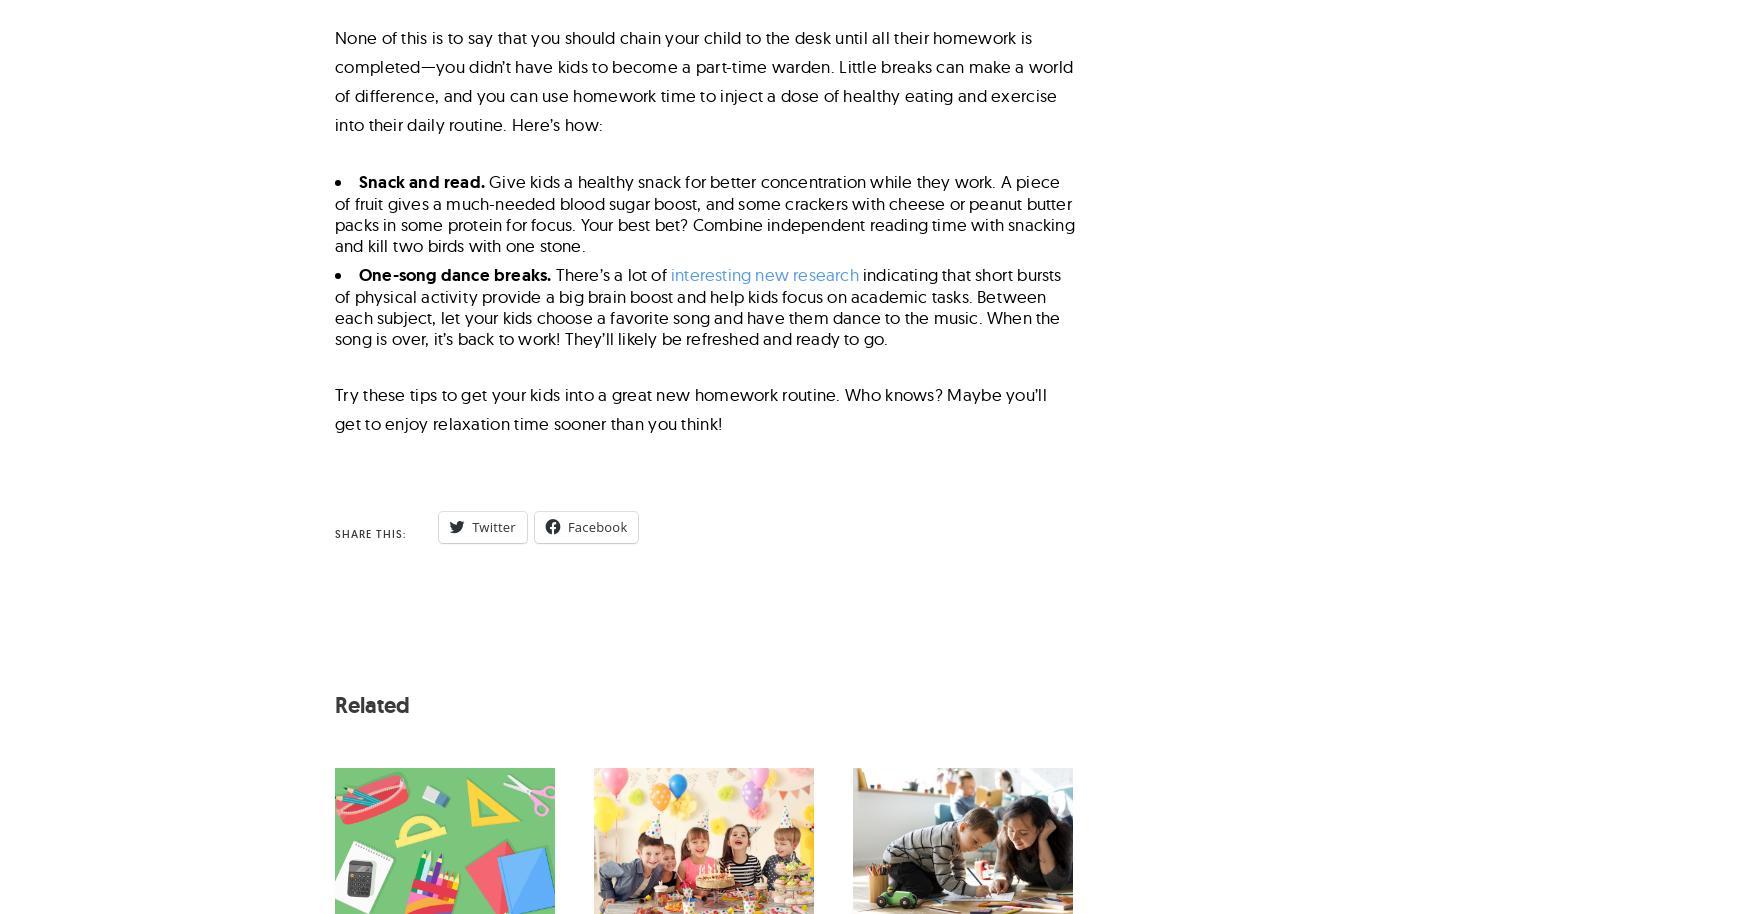 This screenshot has width=1750, height=914. Describe the element at coordinates (423, 180) in the screenshot. I see `'Snack and read.'` at that location.